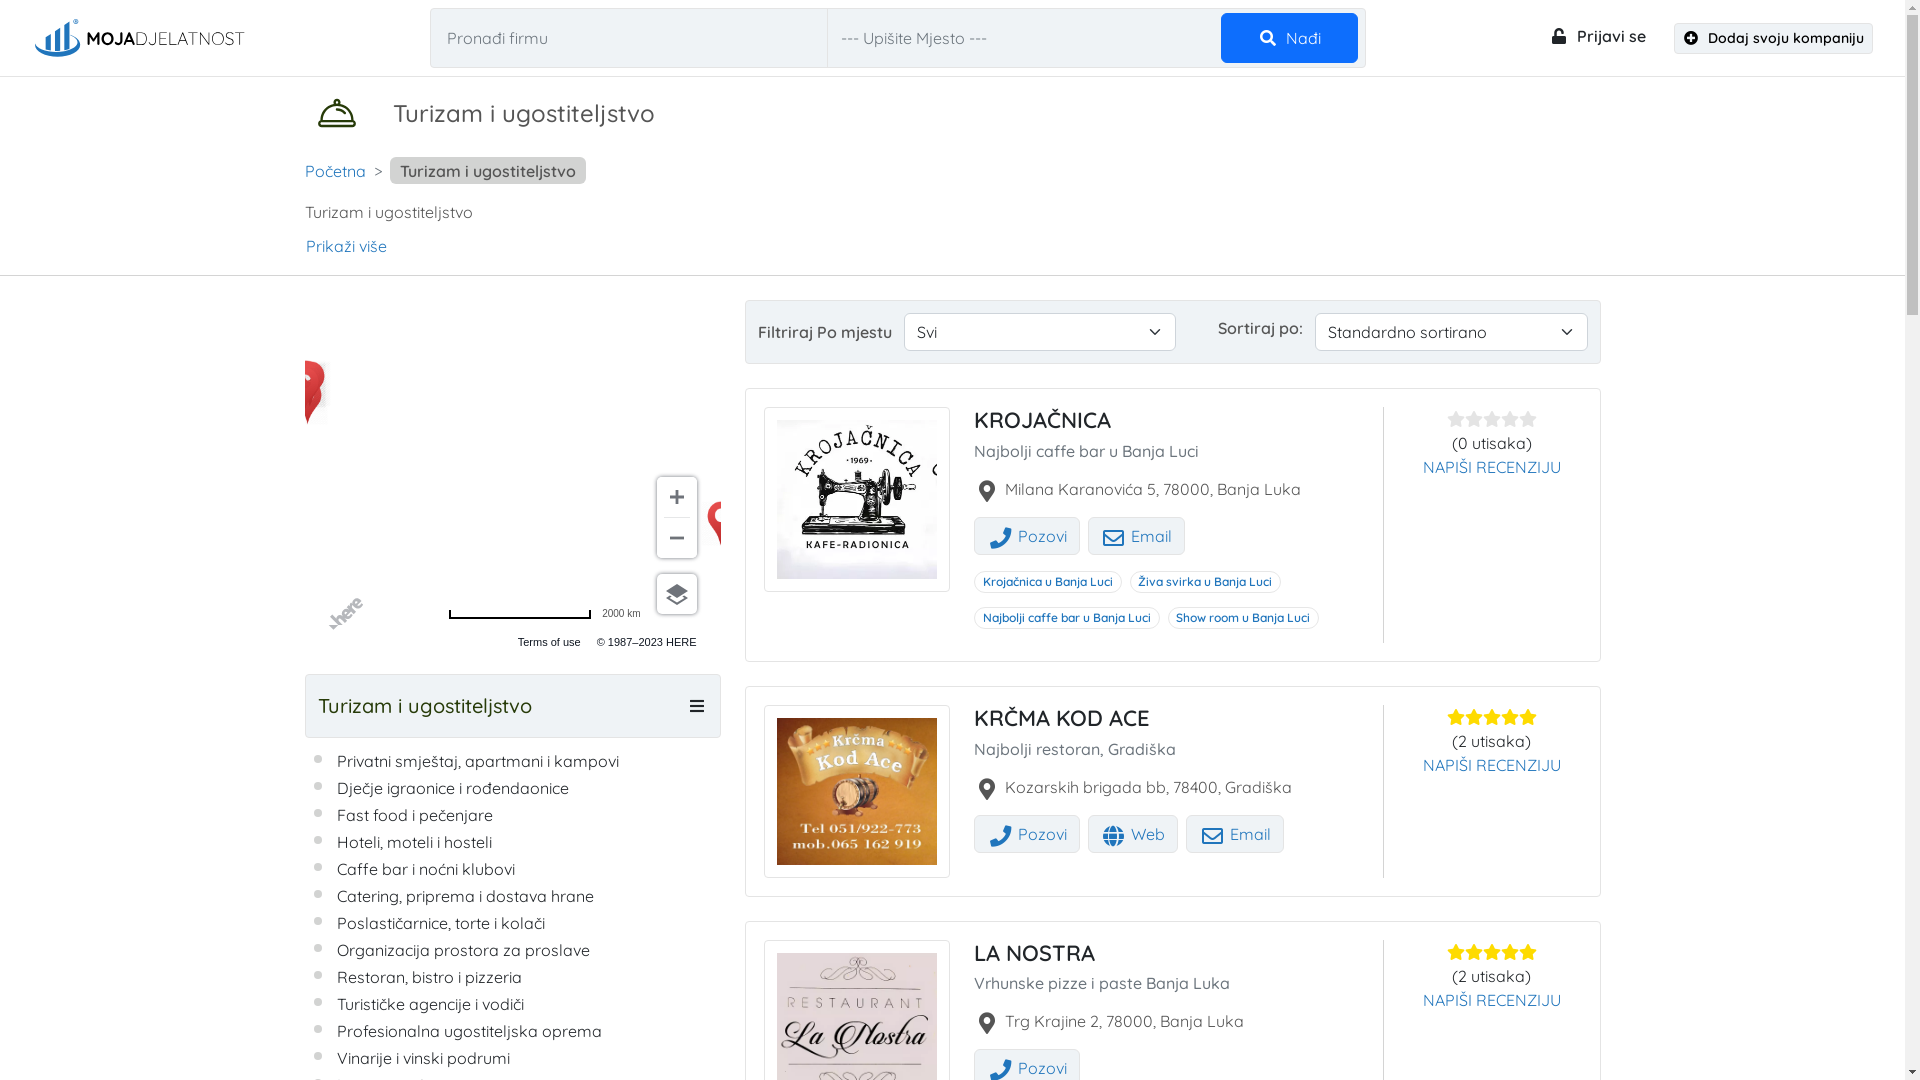  Describe the element at coordinates (461, 948) in the screenshot. I see `'Organizacija prostora za proslave'` at that location.